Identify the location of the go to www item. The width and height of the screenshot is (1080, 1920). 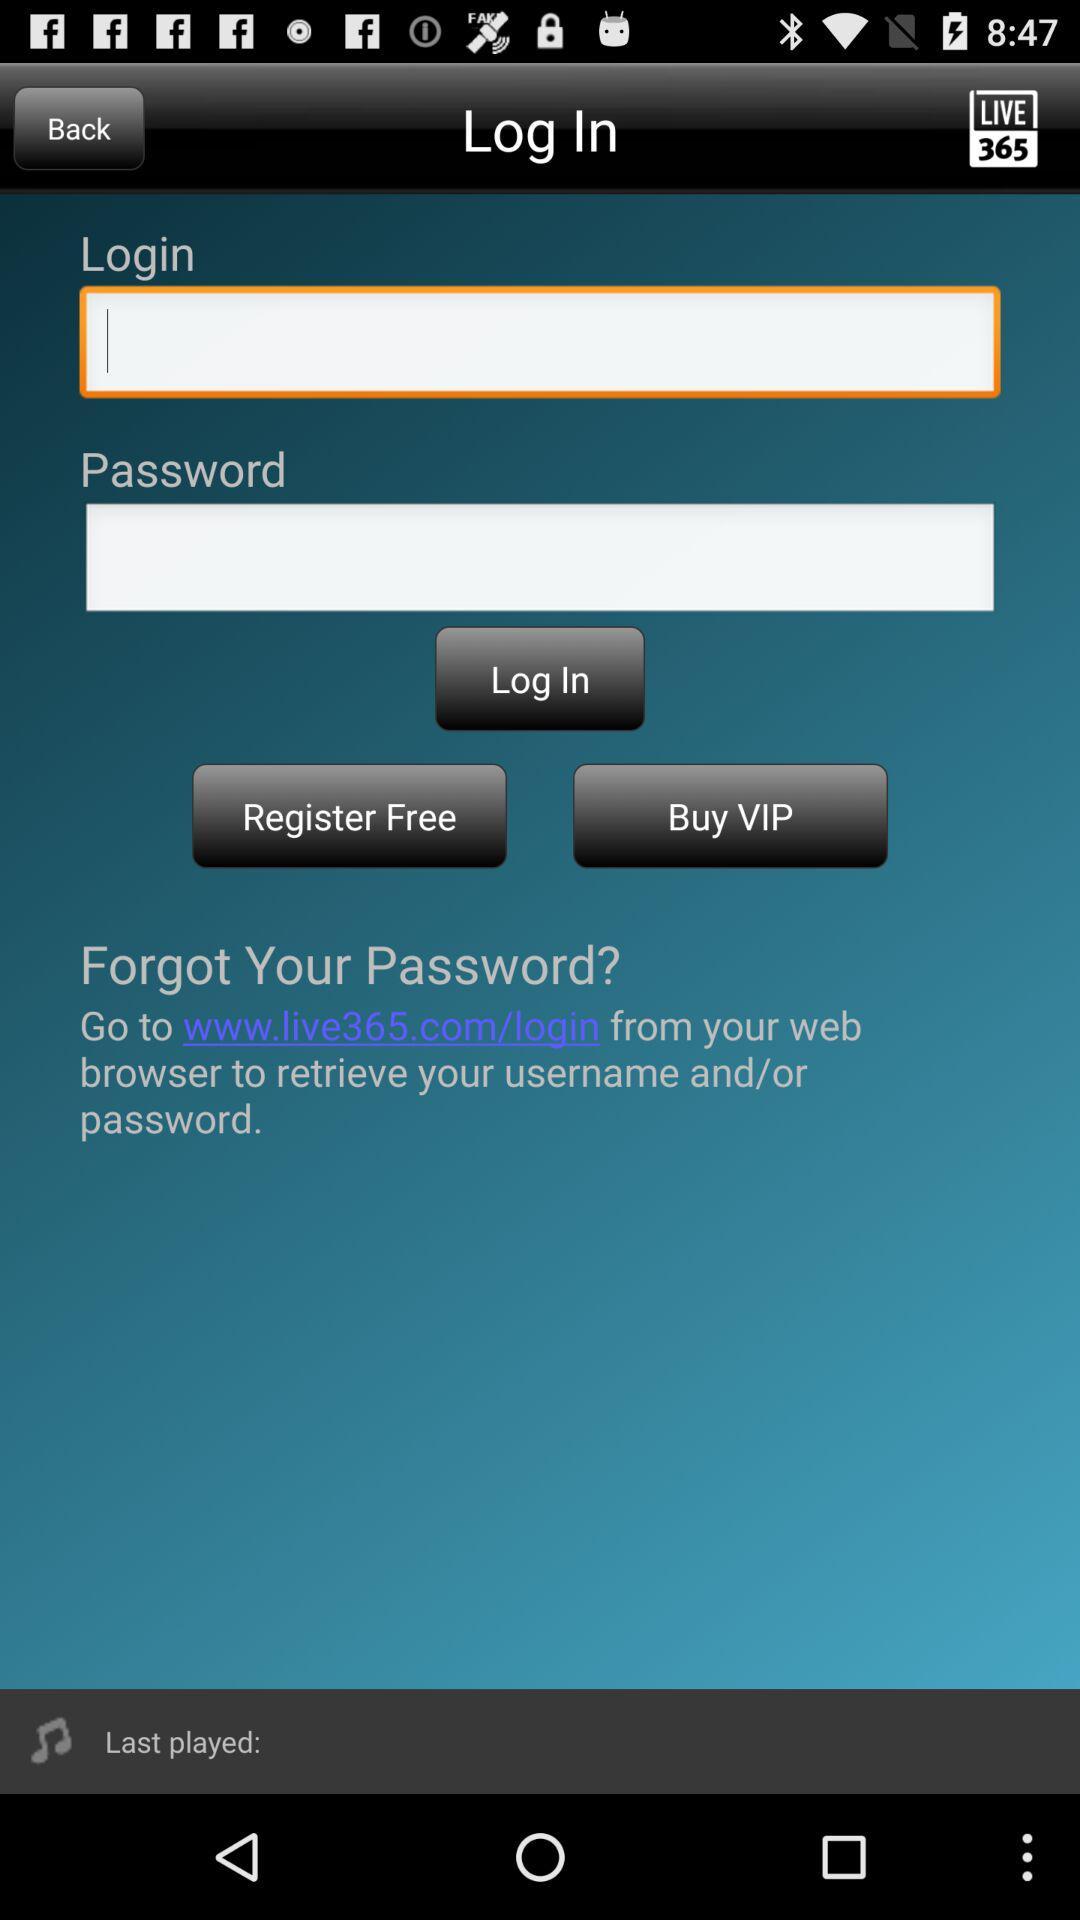
(540, 1070).